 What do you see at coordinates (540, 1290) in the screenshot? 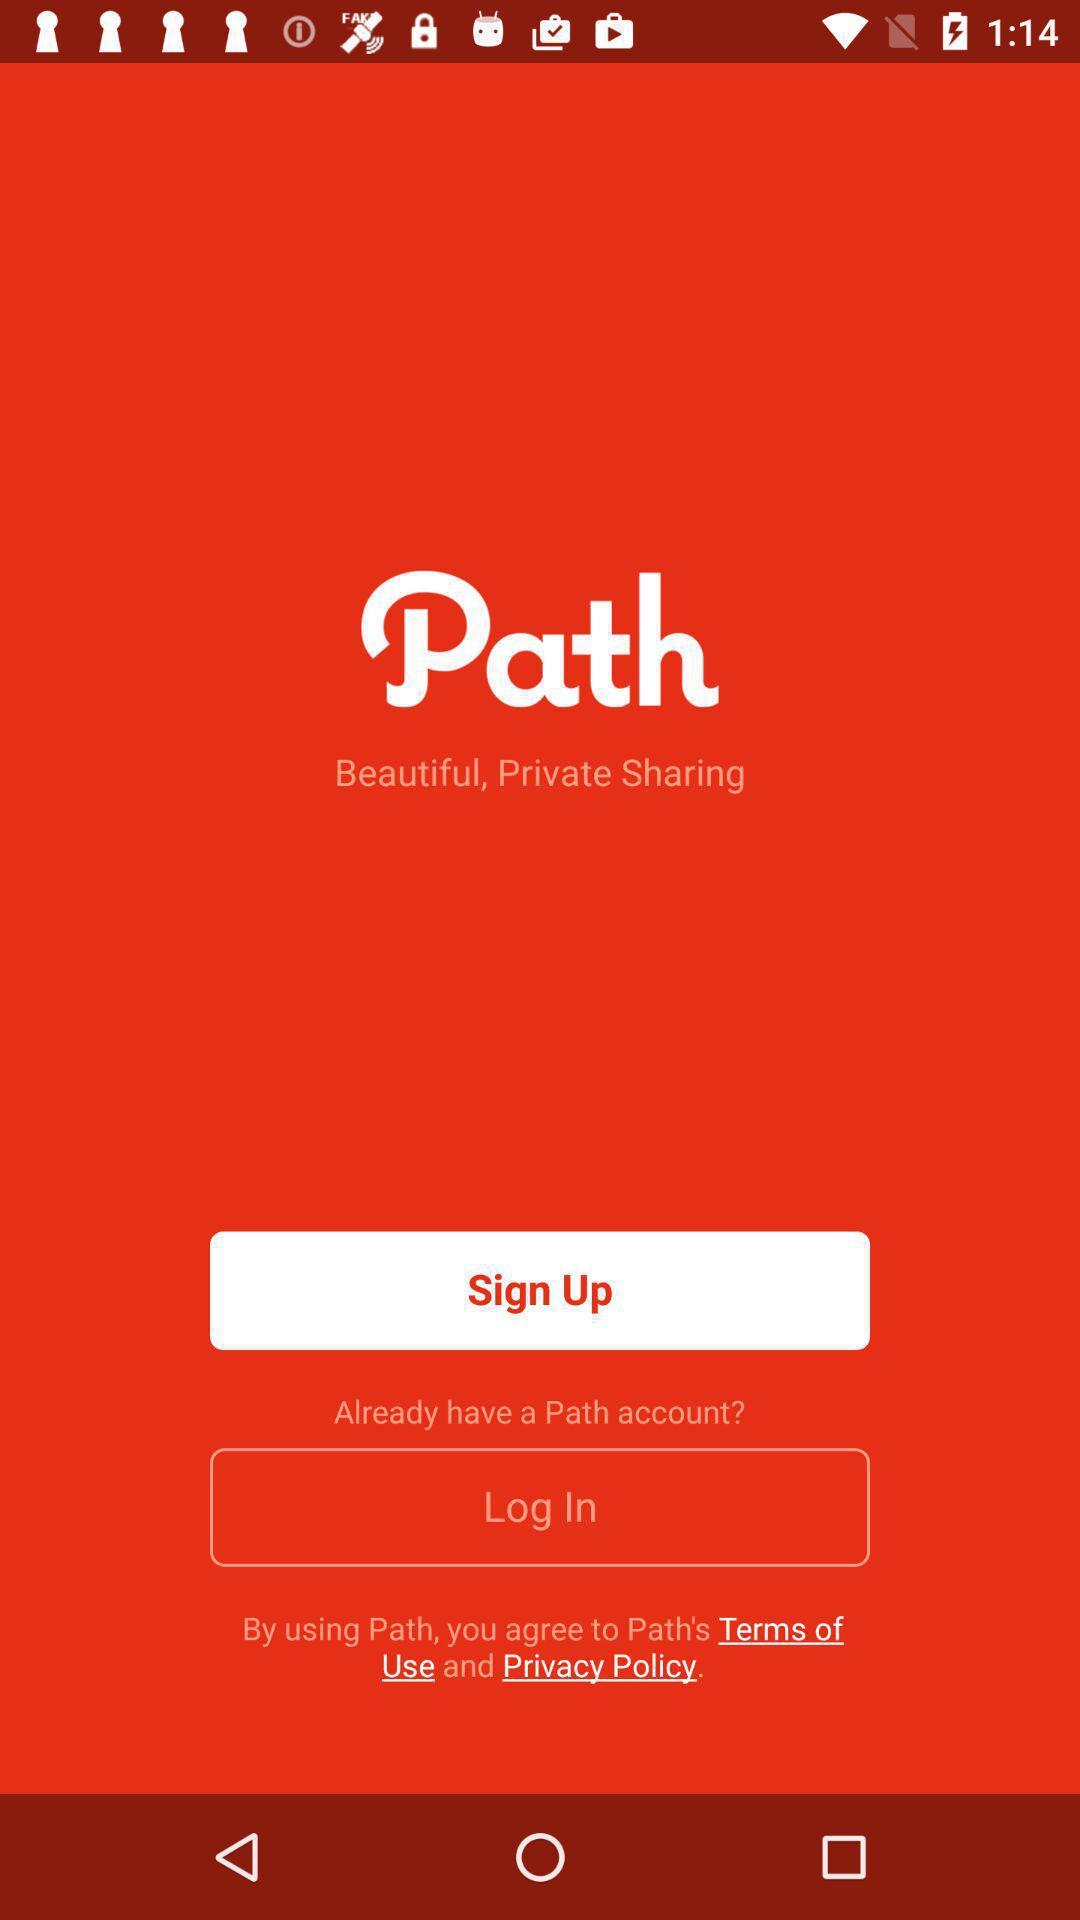
I see `the icon above the already have a` at bounding box center [540, 1290].